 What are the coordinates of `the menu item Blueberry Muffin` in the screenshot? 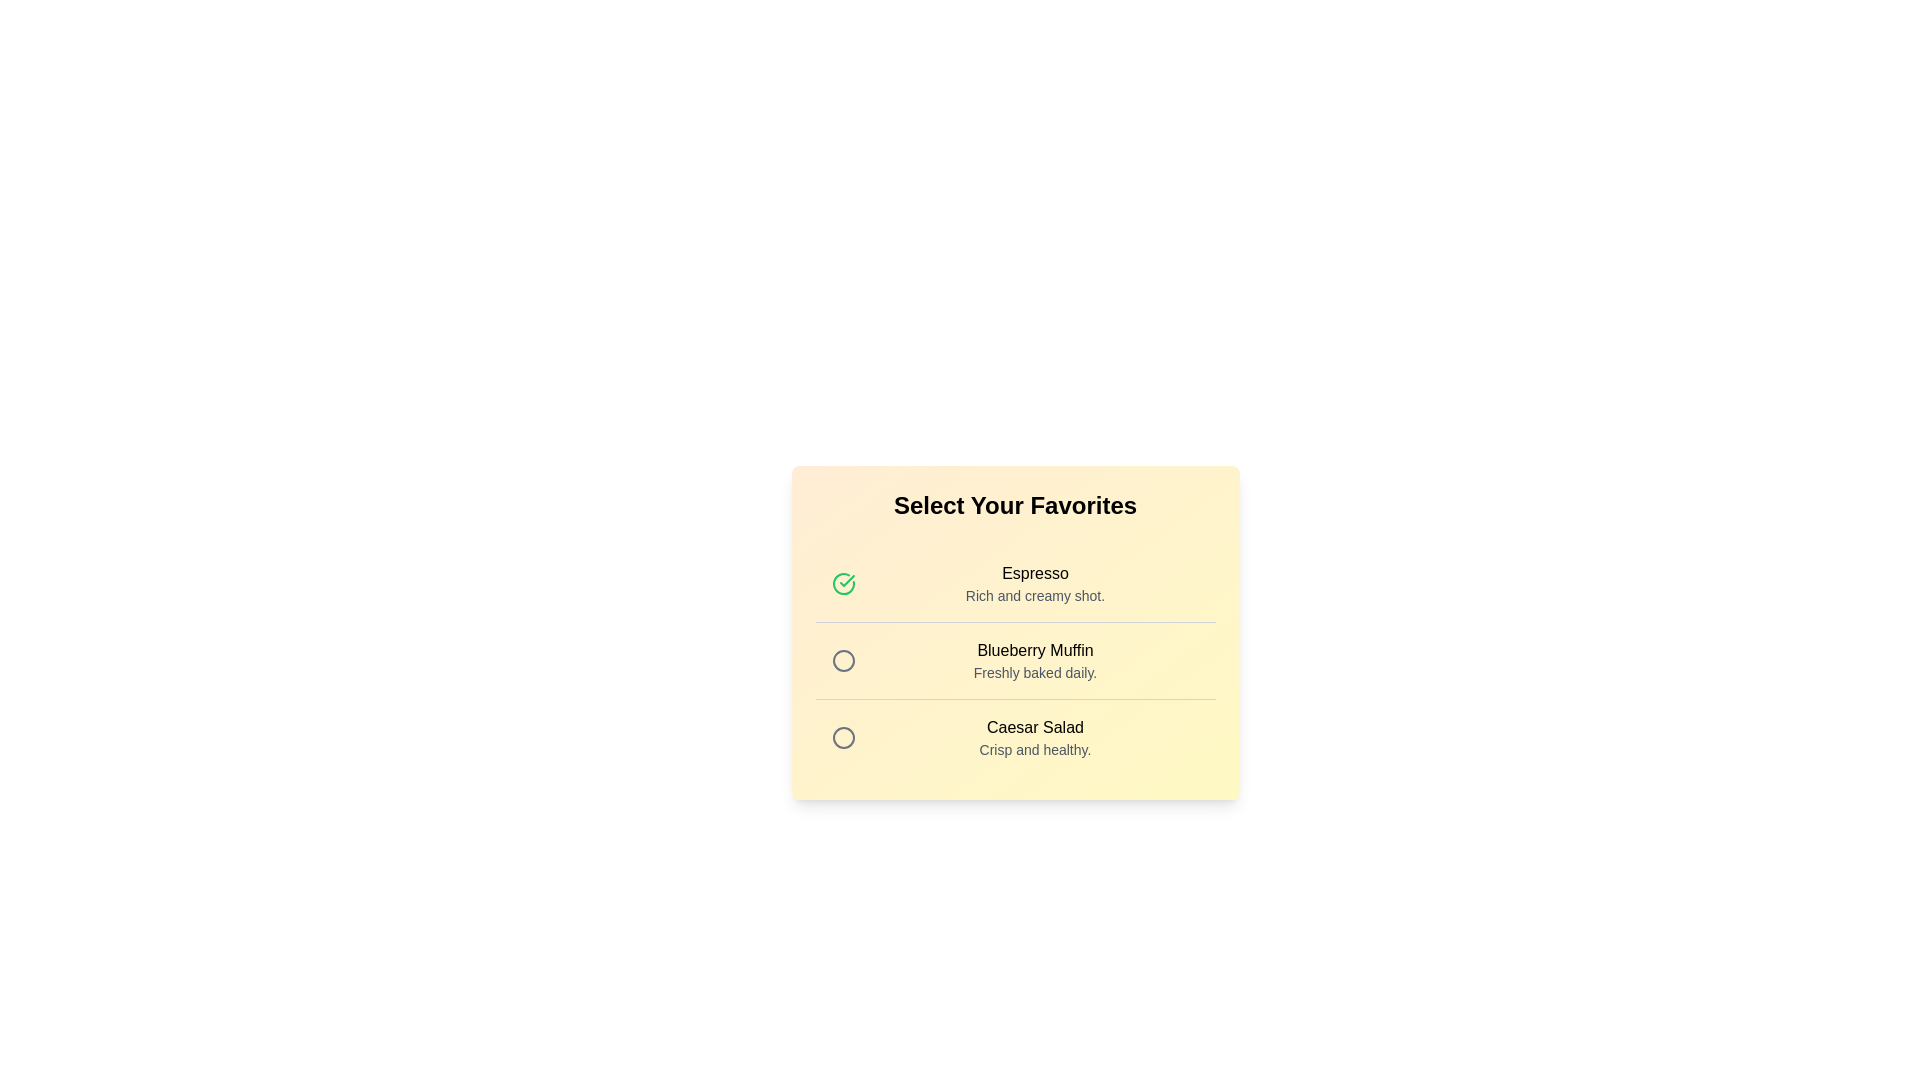 It's located at (843, 660).